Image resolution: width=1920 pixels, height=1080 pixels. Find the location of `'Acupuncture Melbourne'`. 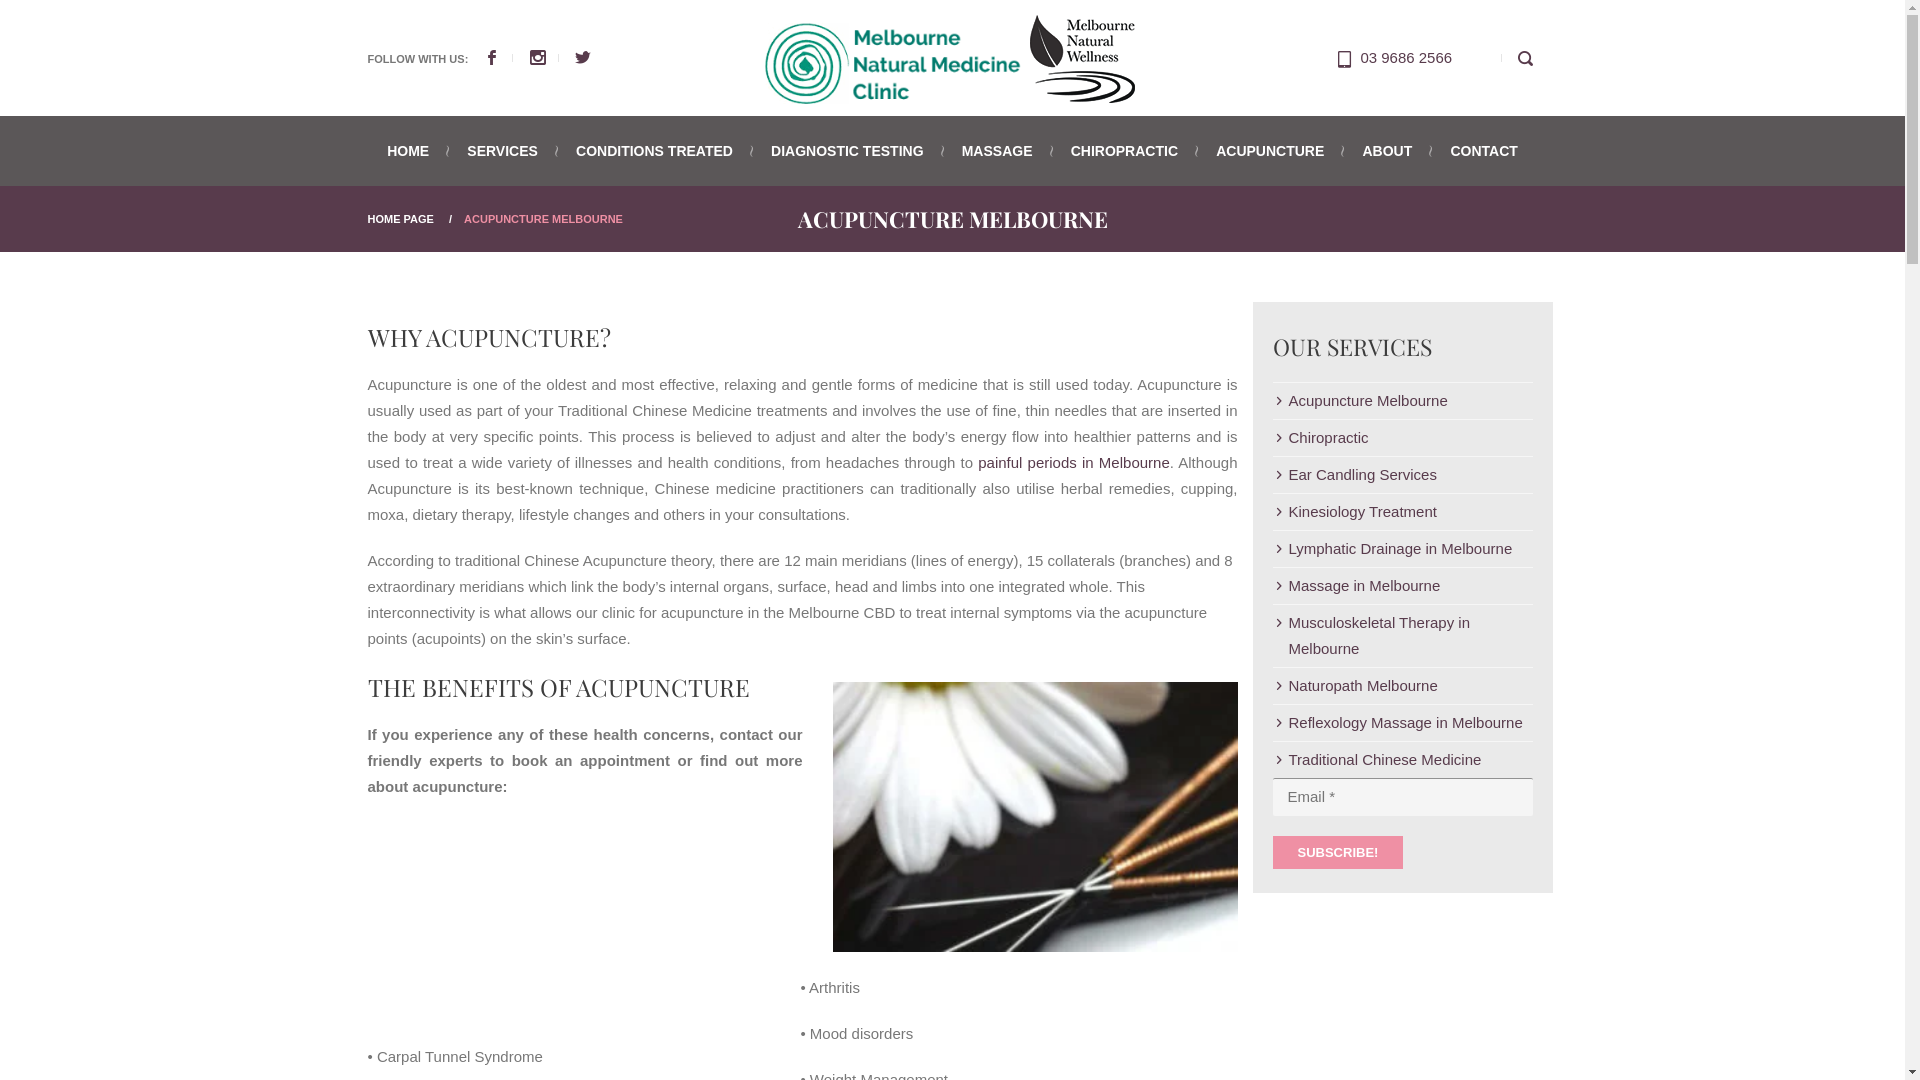

'Acupuncture Melbourne' is located at coordinates (1019, 821).